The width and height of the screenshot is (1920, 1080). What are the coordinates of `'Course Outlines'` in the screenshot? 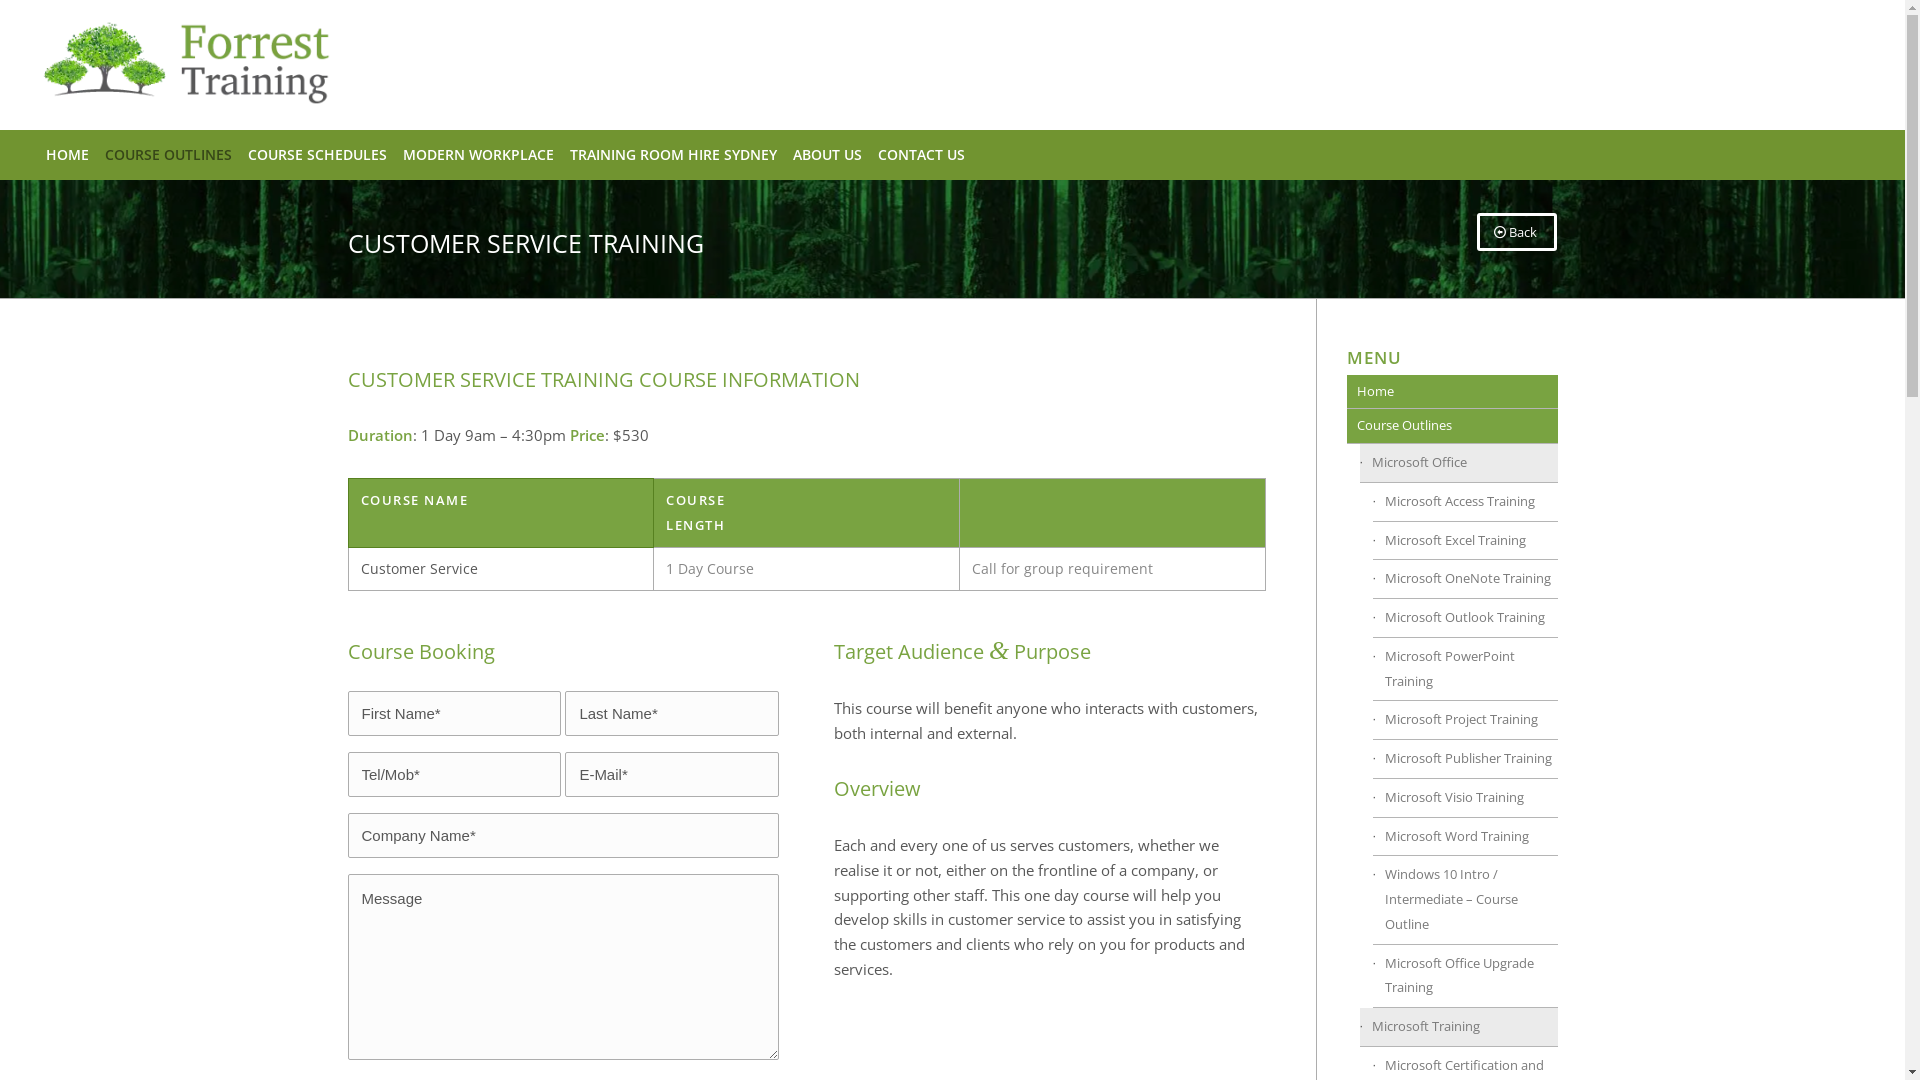 It's located at (1451, 425).